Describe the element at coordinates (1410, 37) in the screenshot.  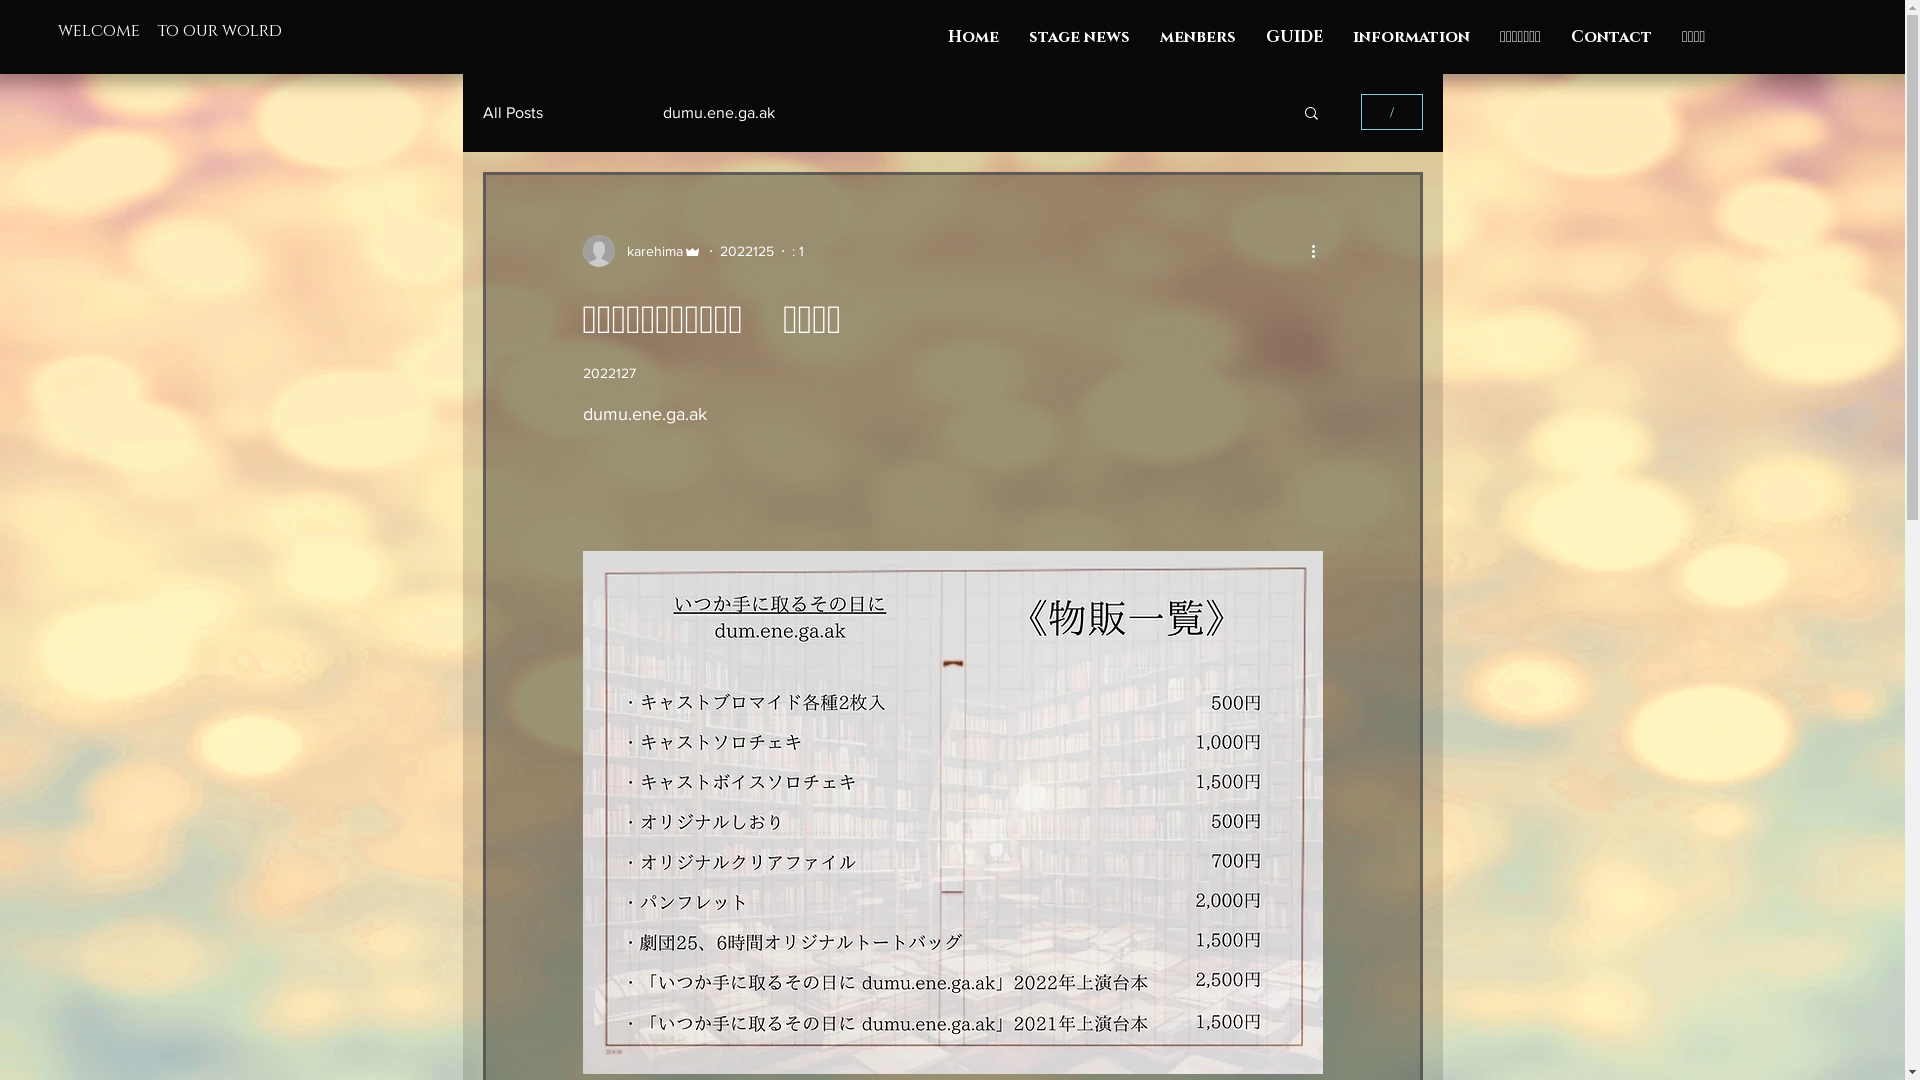
I see `'information'` at that location.